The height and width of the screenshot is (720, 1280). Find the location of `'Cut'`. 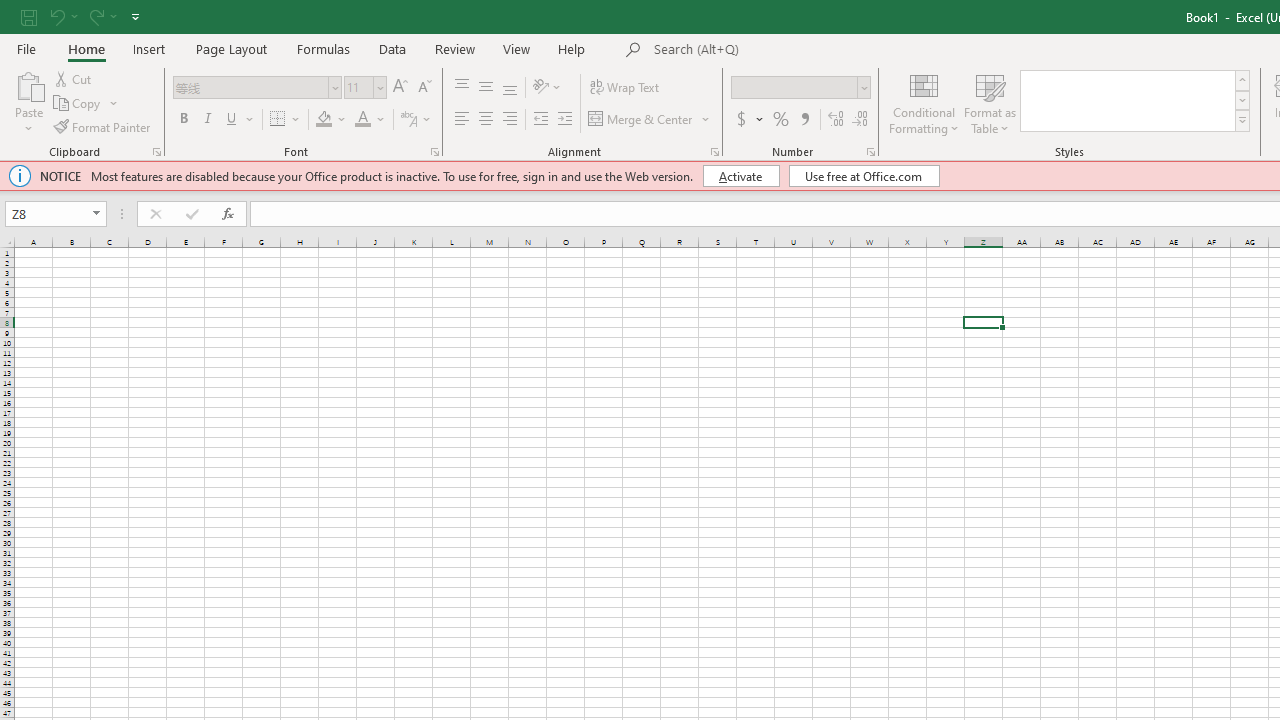

'Cut' is located at coordinates (74, 78).